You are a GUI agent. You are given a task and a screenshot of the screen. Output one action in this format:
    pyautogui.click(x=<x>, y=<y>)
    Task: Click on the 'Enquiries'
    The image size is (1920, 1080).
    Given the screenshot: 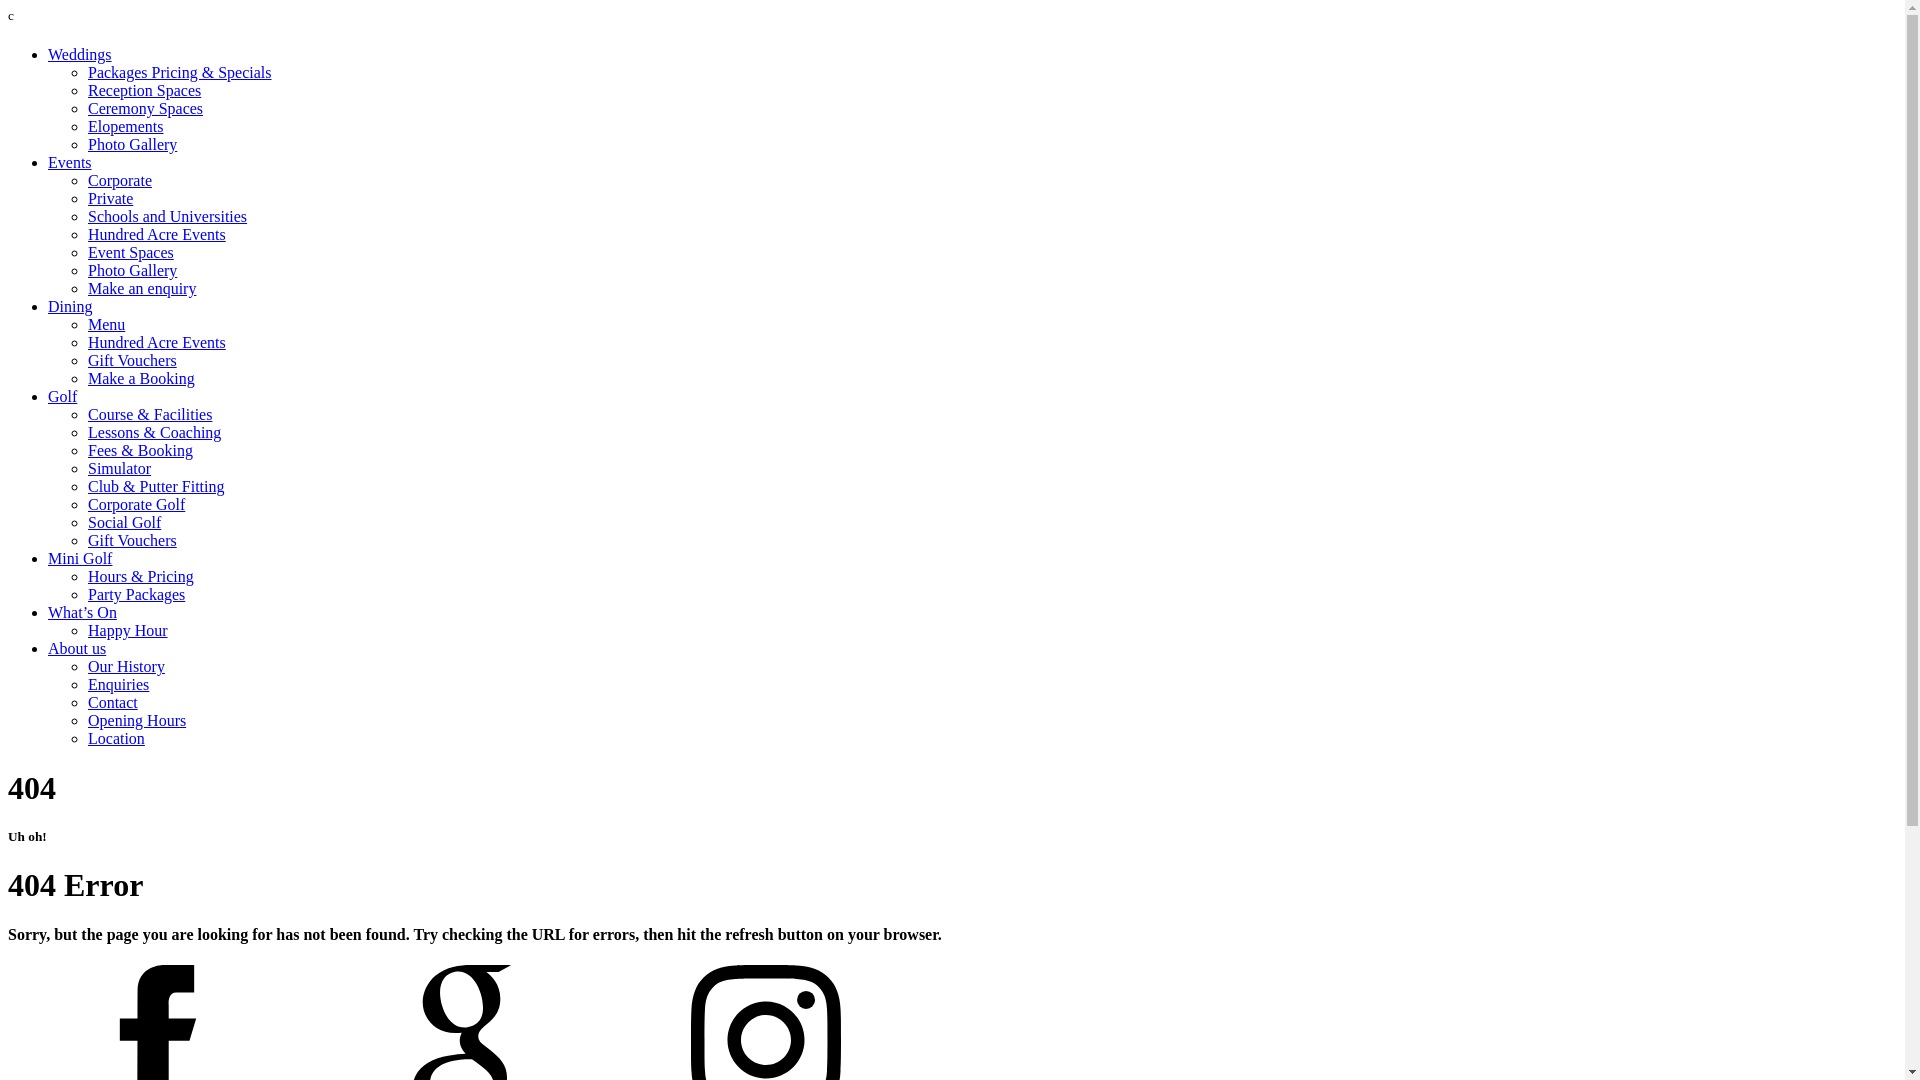 What is the action you would take?
    pyautogui.click(x=117, y=683)
    